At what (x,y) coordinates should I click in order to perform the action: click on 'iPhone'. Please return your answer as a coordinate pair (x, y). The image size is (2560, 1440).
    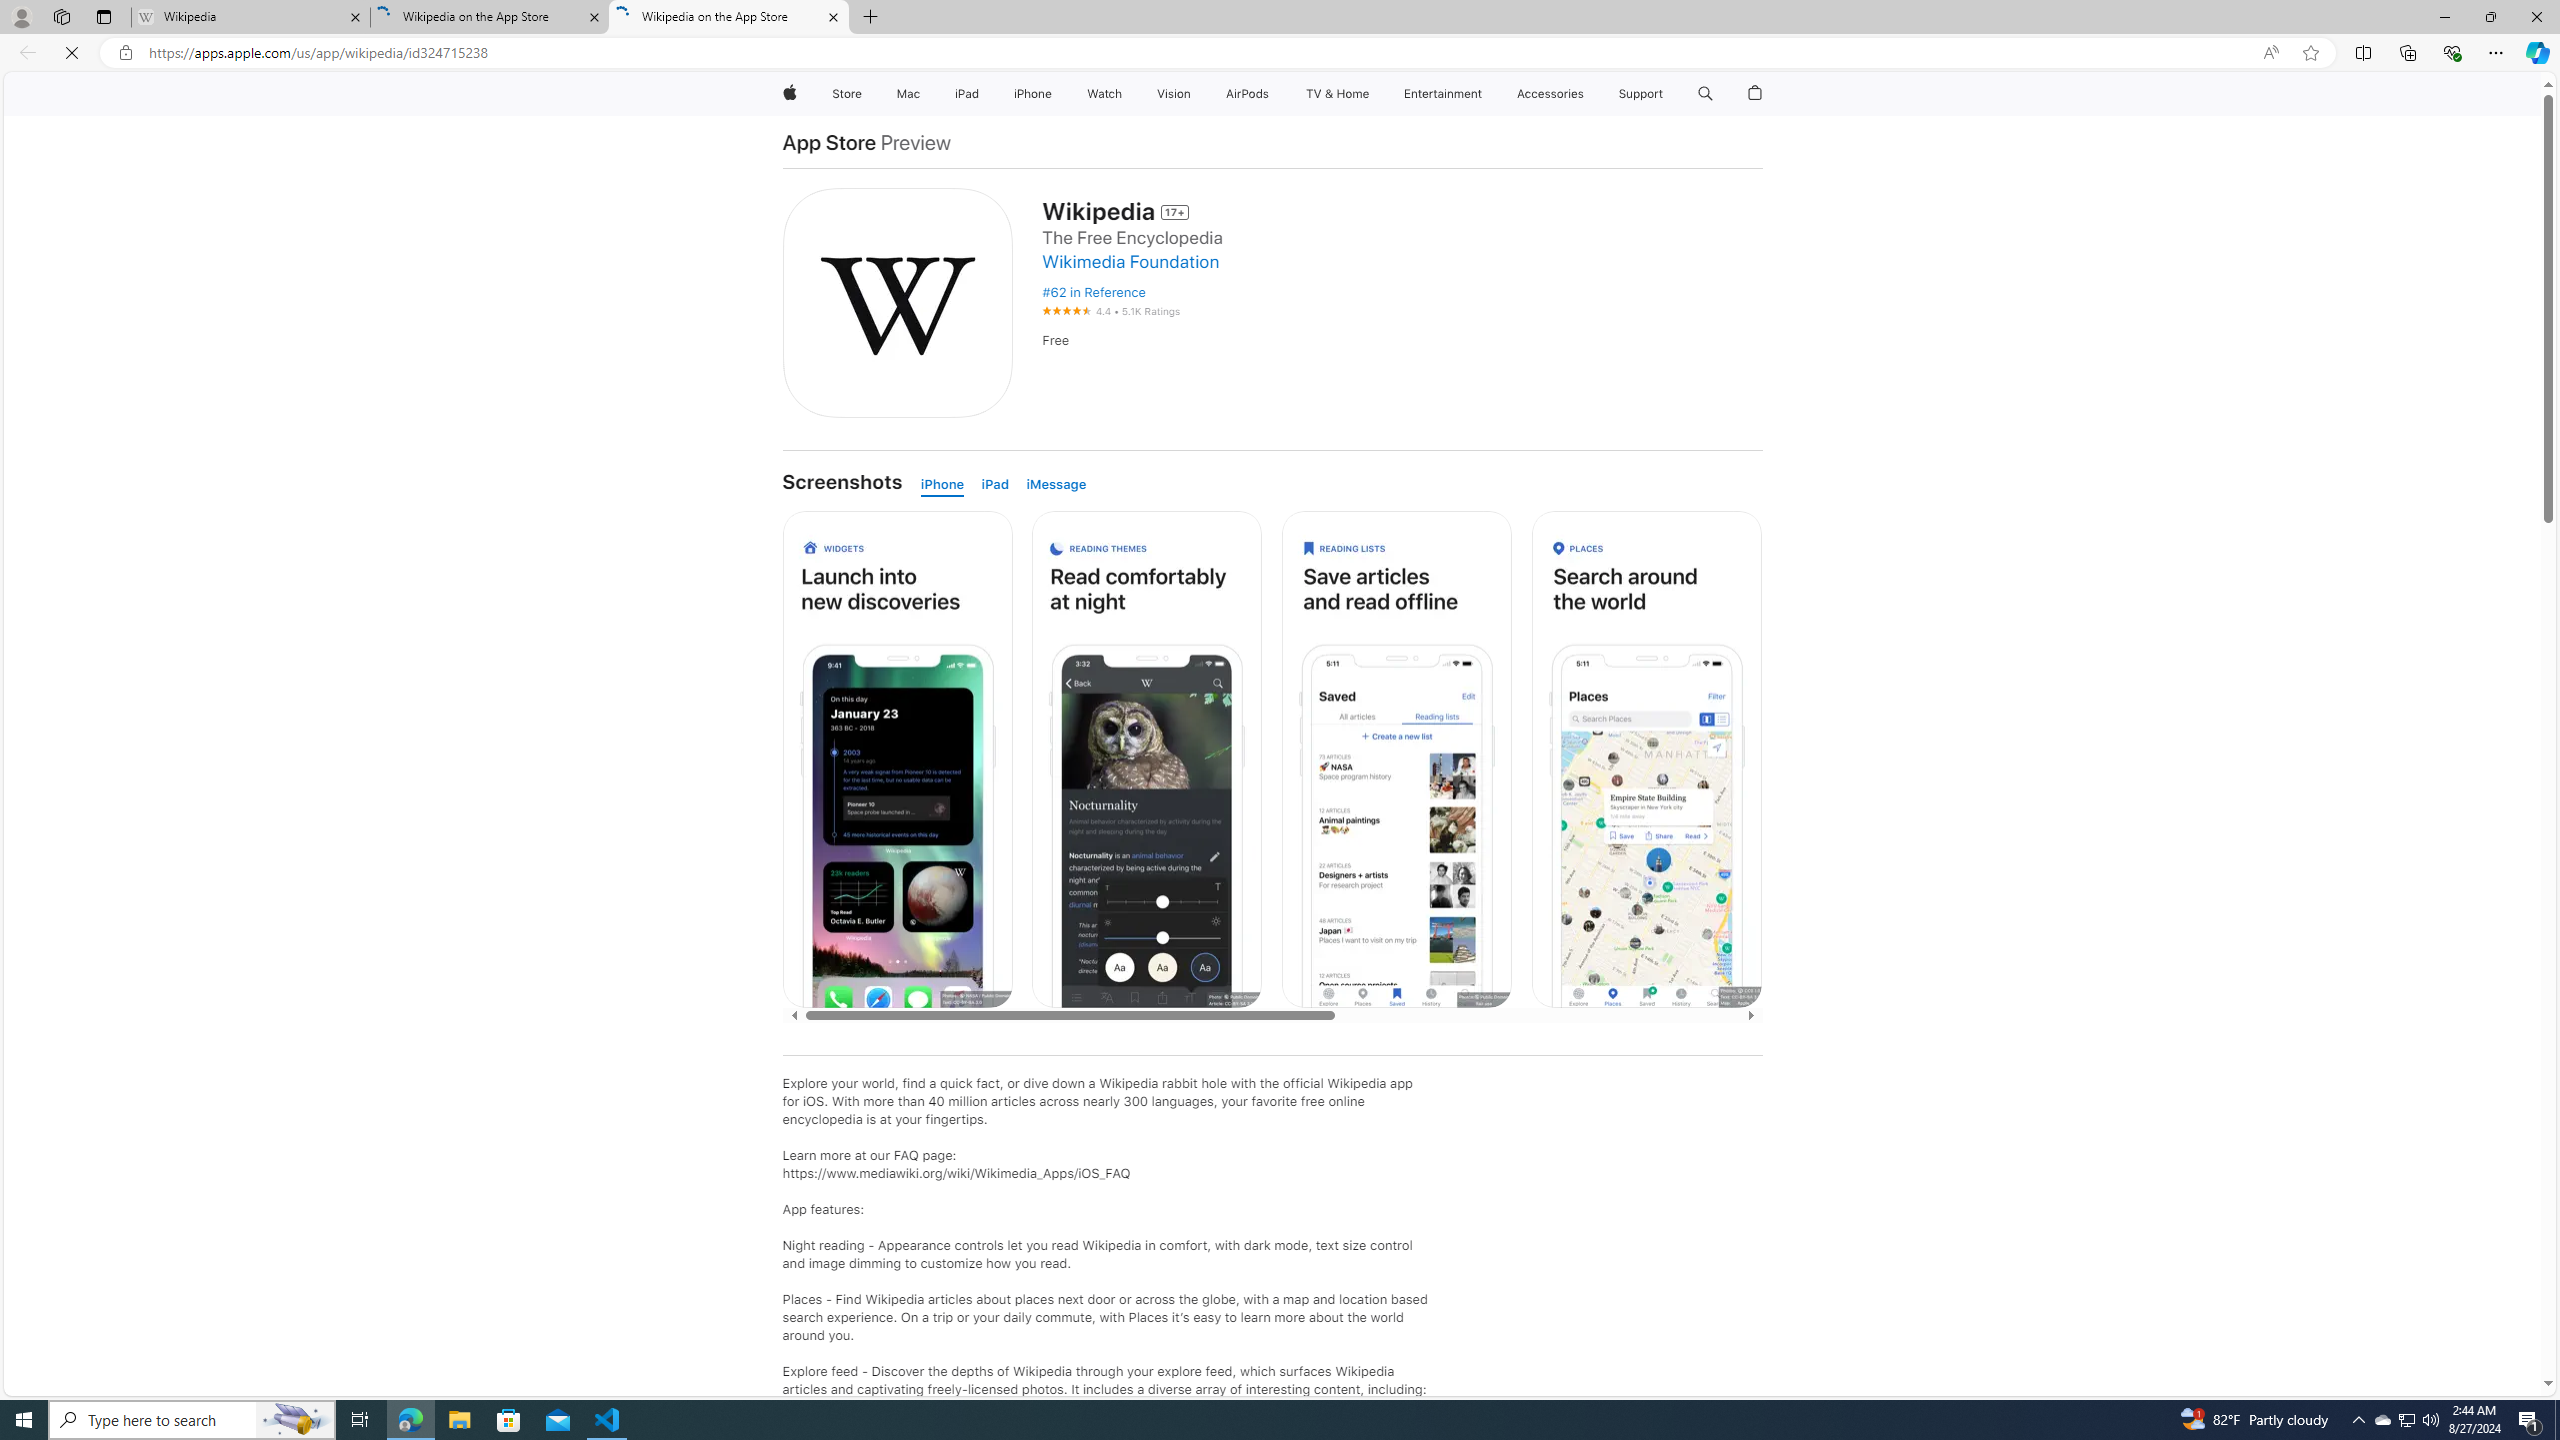
    Looking at the image, I should click on (946, 485).